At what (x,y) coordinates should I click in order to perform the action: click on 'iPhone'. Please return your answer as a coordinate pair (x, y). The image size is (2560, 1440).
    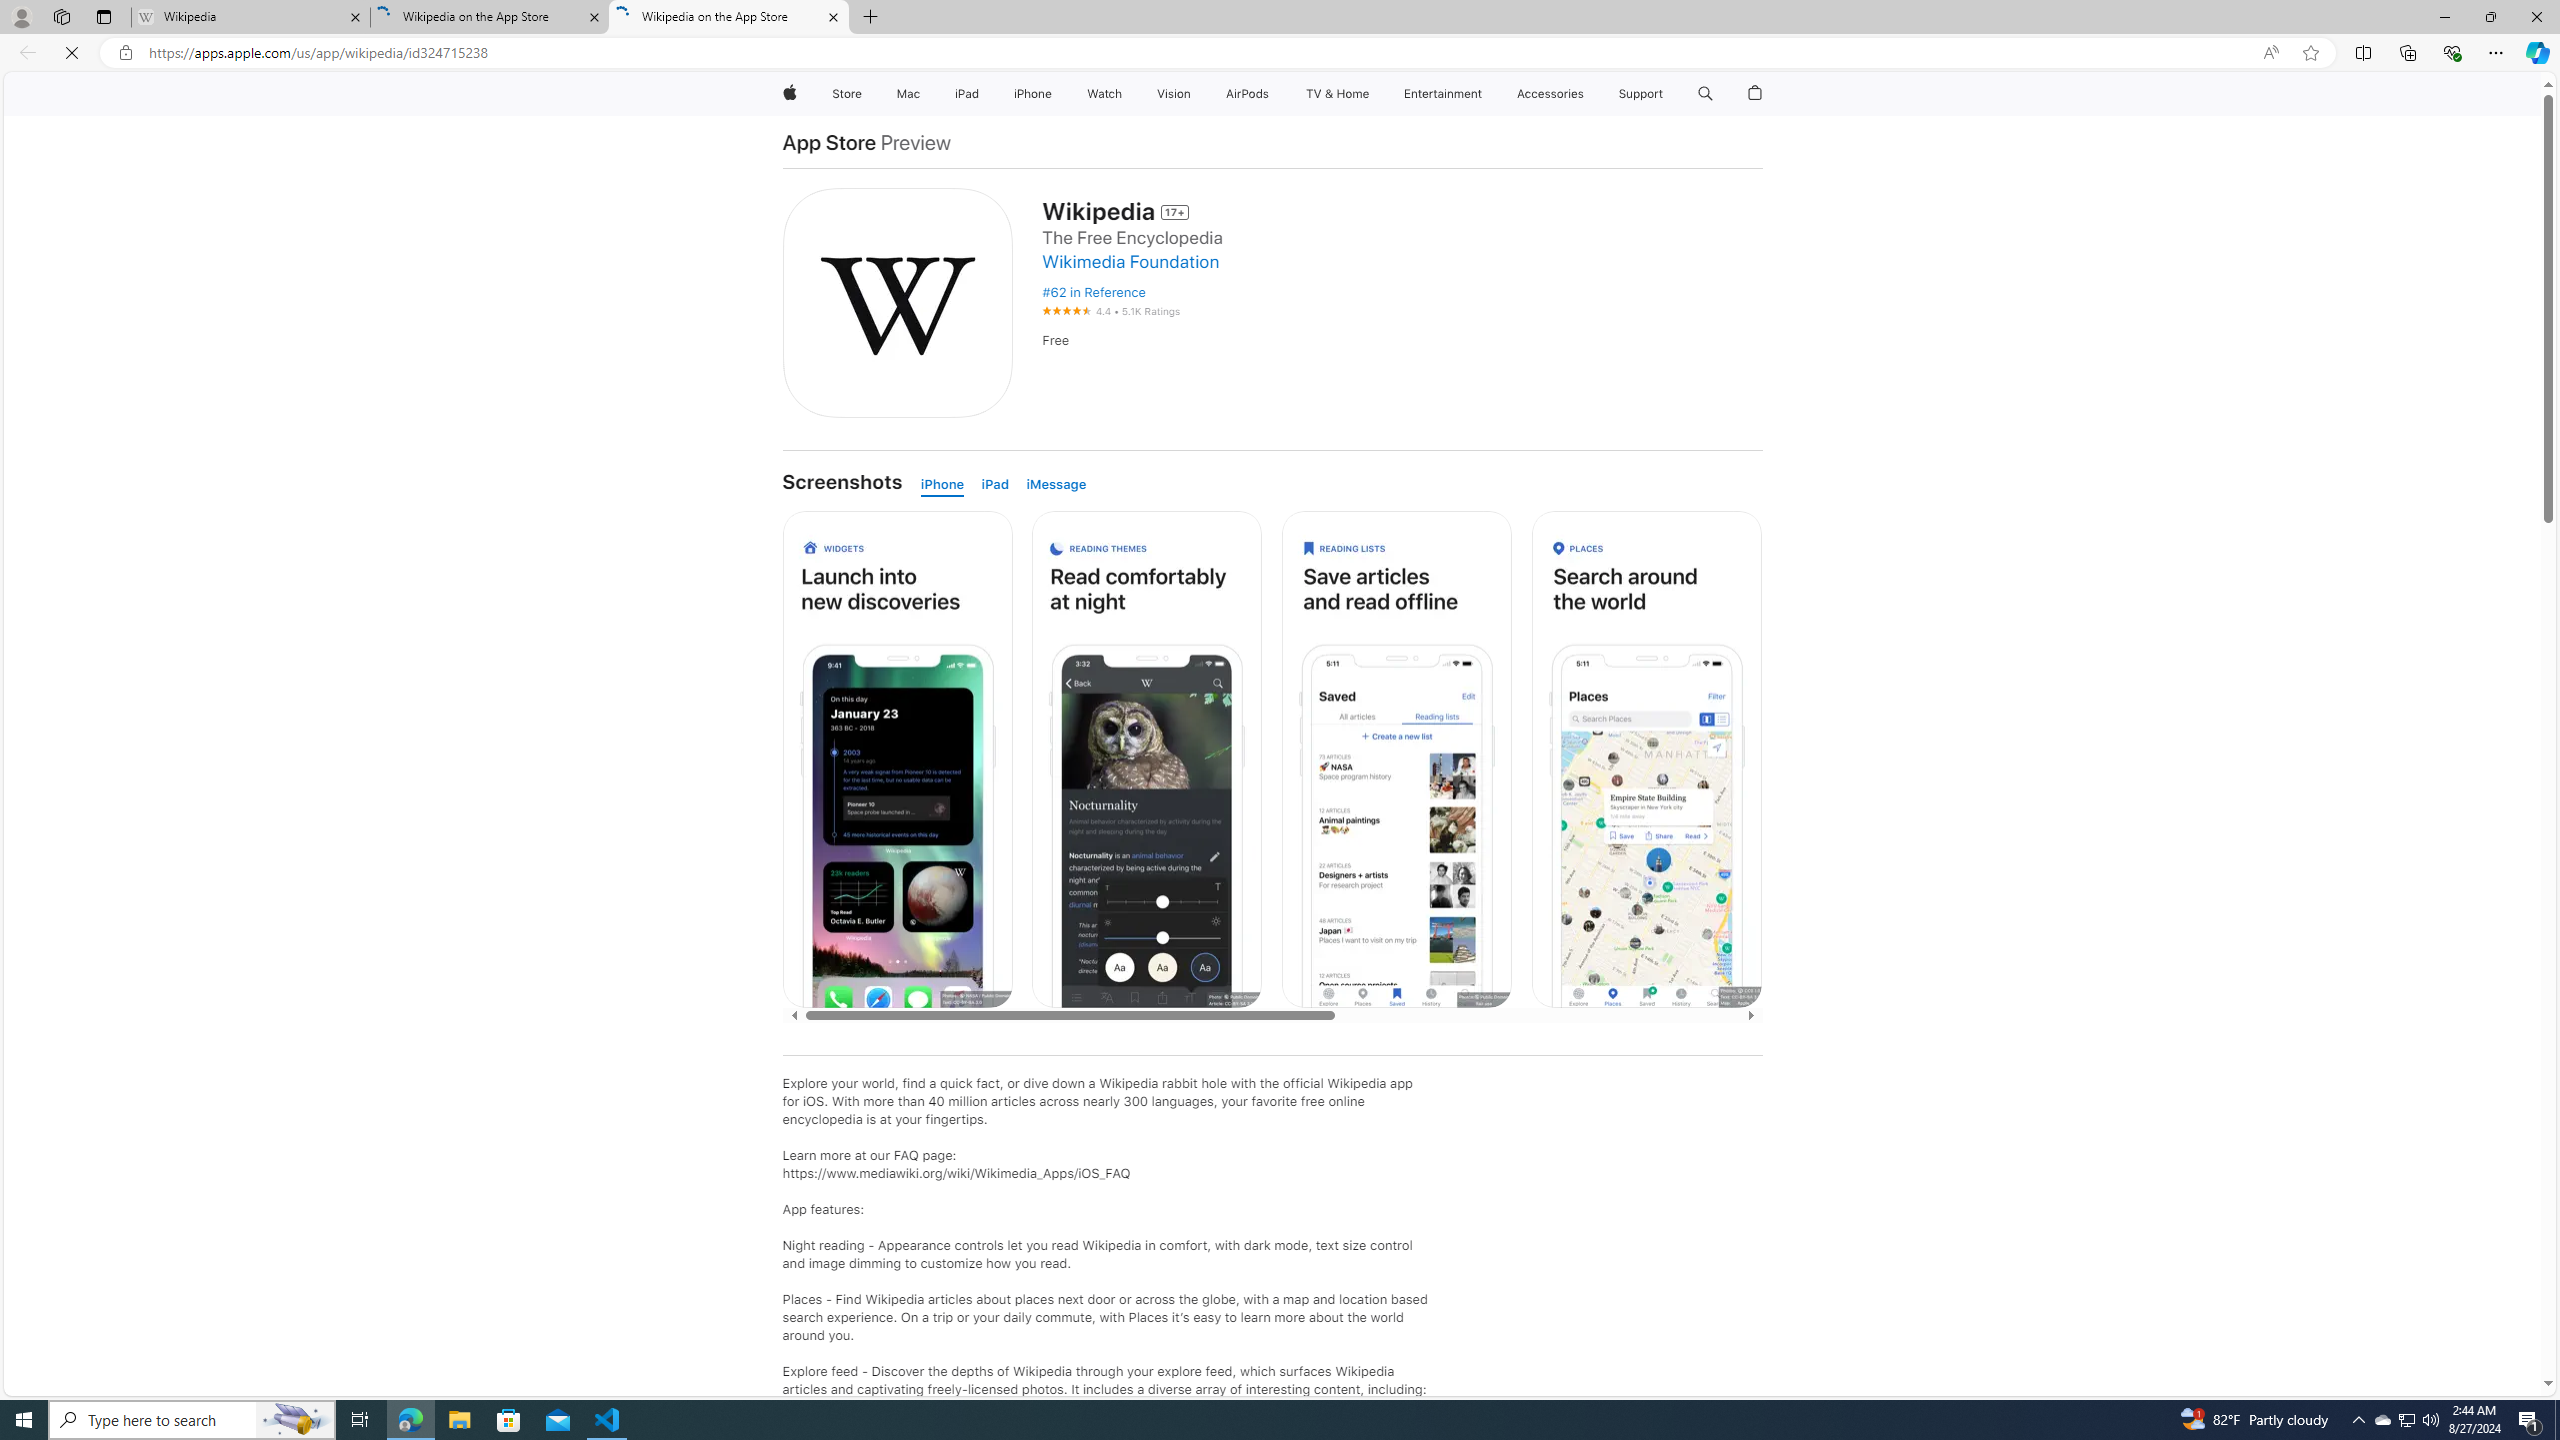
    Looking at the image, I should click on (946, 485).